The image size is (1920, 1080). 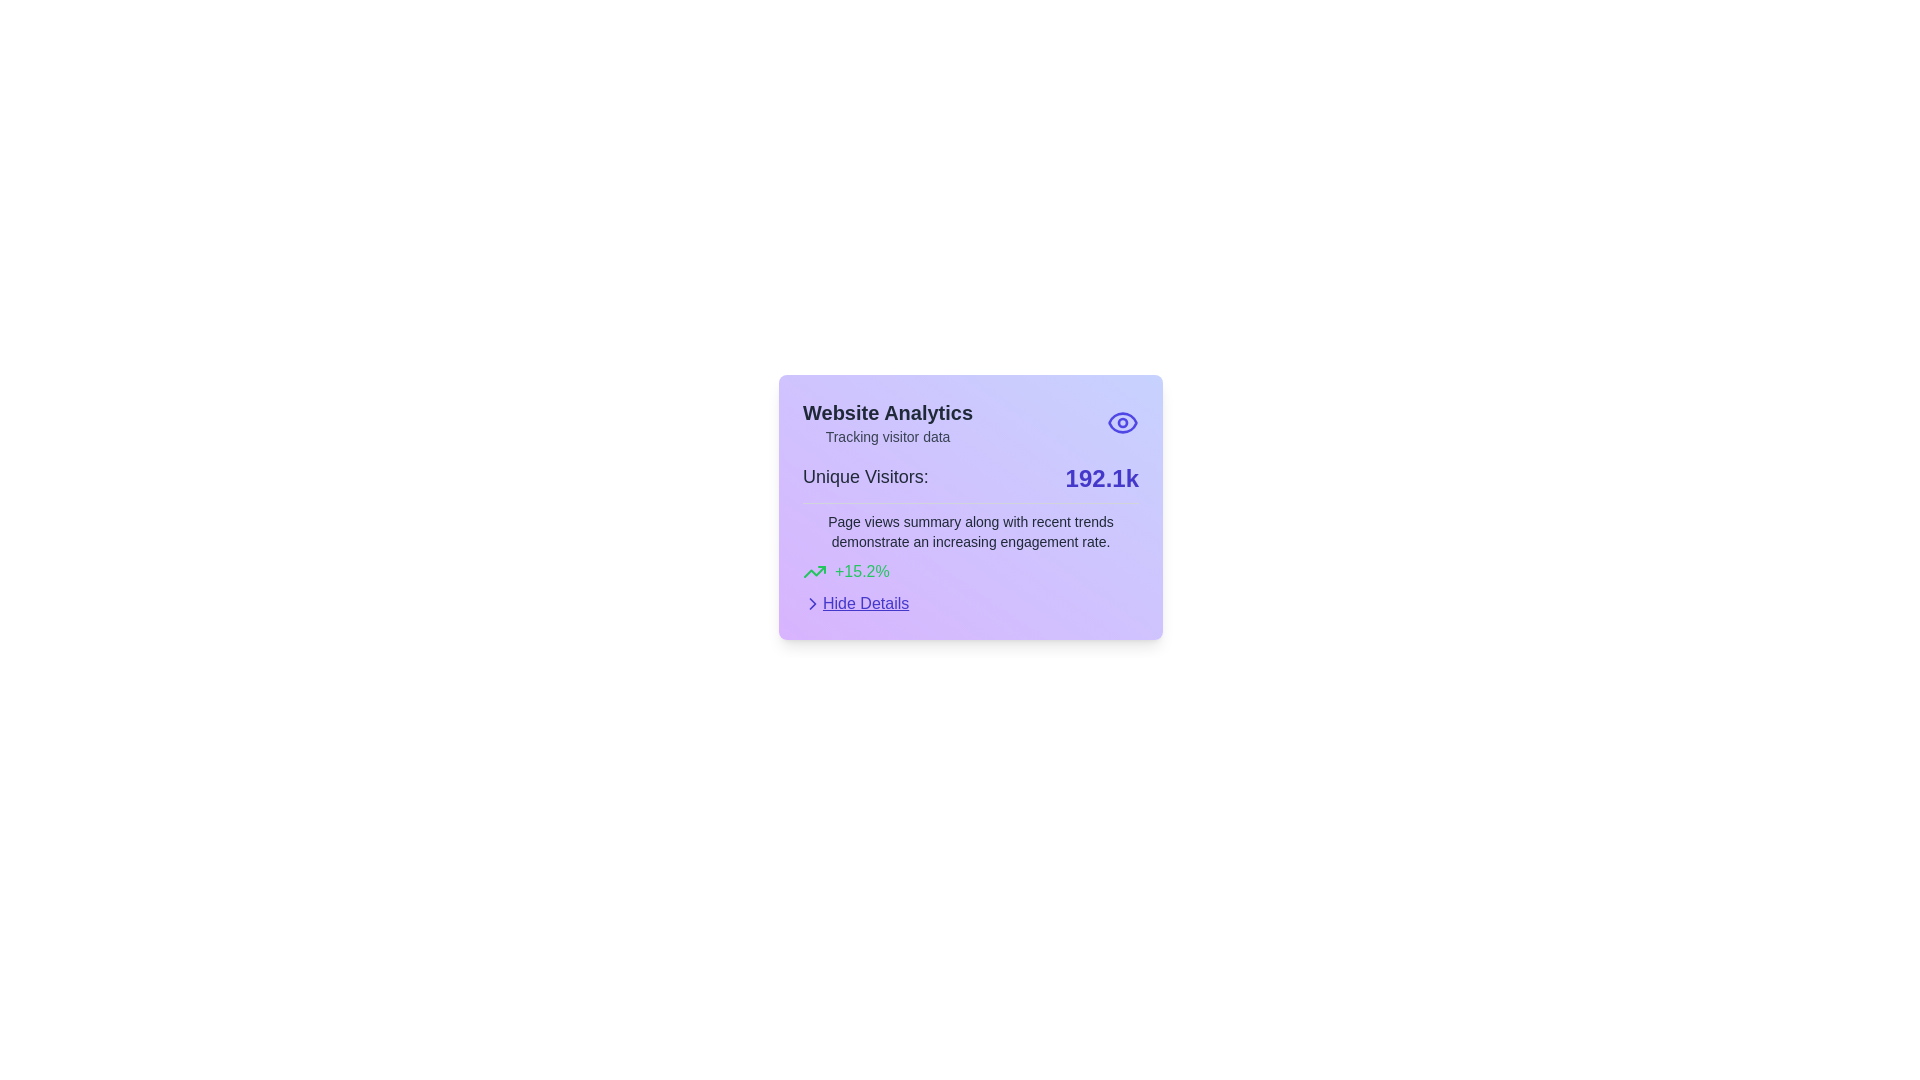 What do you see at coordinates (887, 435) in the screenshot?
I see `the text label reading 'Tracking visitor data', which is styled in a smaller font size and muted gray color, located below the 'Website Analytics' header` at bounding box center [887, 435].